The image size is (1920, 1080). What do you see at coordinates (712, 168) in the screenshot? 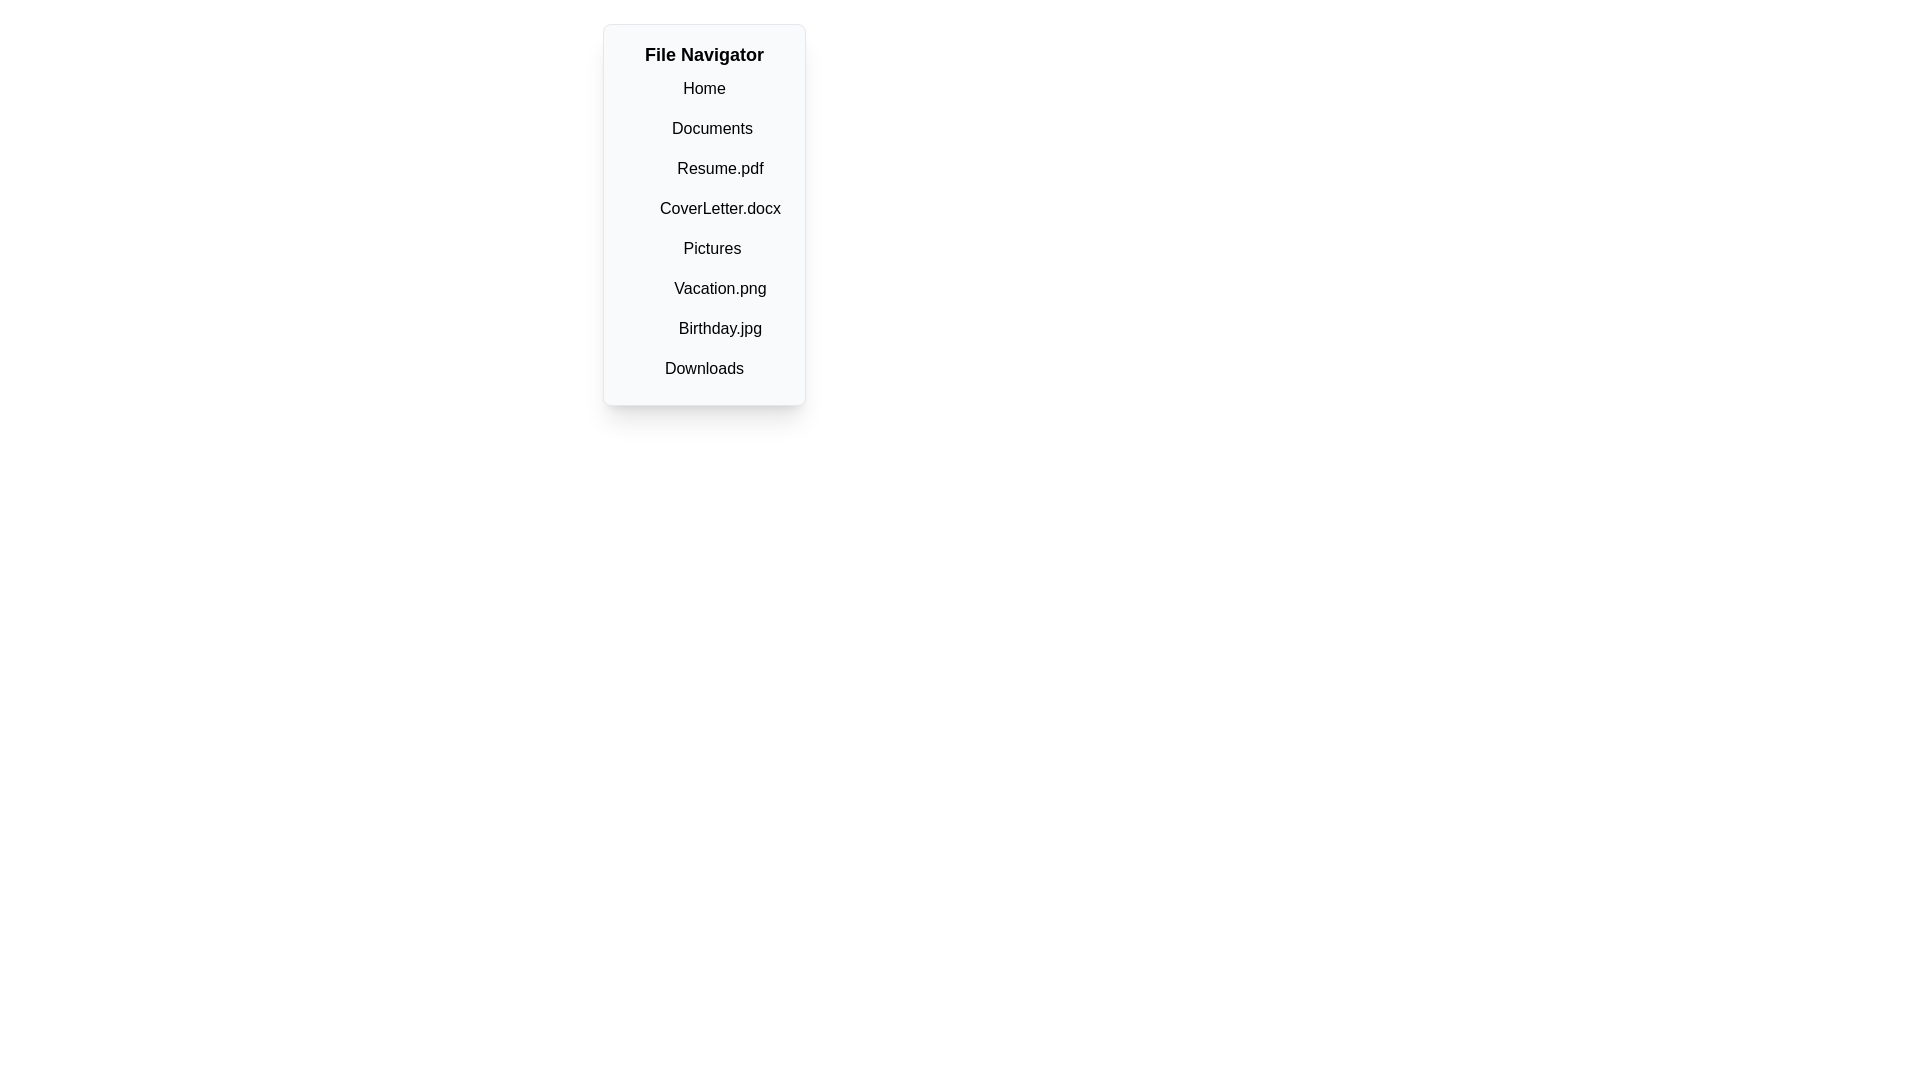
I see `the label for the file named 'Resume.pdf' located in the 'File Navigator' section, specifically the second item under the 'Documents' header` at bounding box center [712, 168].